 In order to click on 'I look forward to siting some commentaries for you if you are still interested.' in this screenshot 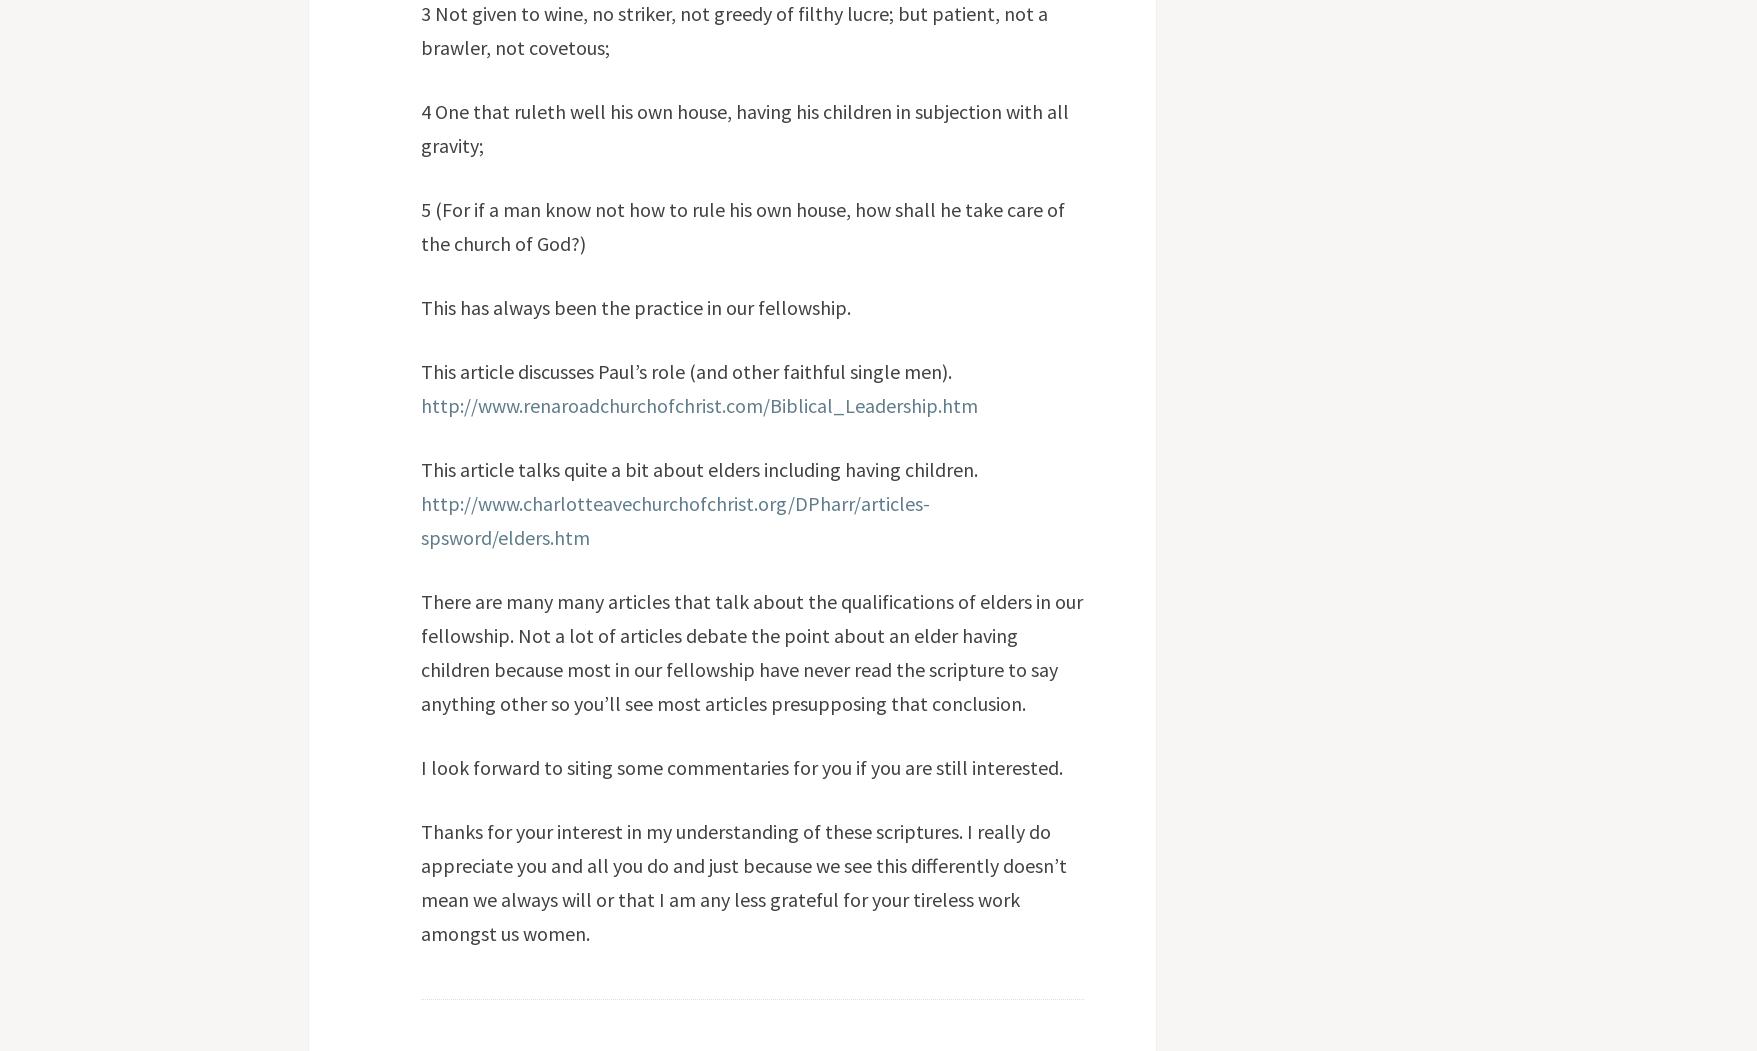, I will do `click(739, 766)`.